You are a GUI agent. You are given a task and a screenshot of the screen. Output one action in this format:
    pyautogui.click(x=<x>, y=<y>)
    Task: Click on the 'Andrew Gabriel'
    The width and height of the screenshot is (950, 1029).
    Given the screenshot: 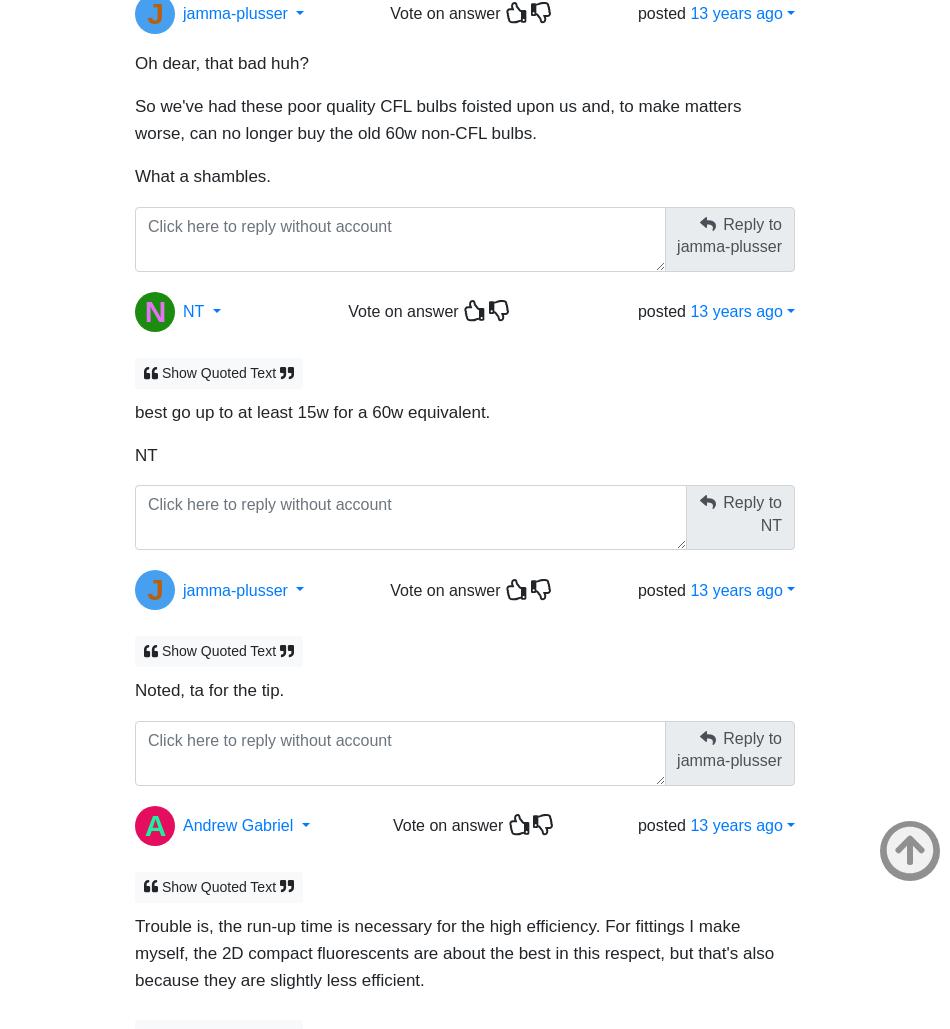 What is the action you would take?
    pyautogui.click(x=237, y=814)
    